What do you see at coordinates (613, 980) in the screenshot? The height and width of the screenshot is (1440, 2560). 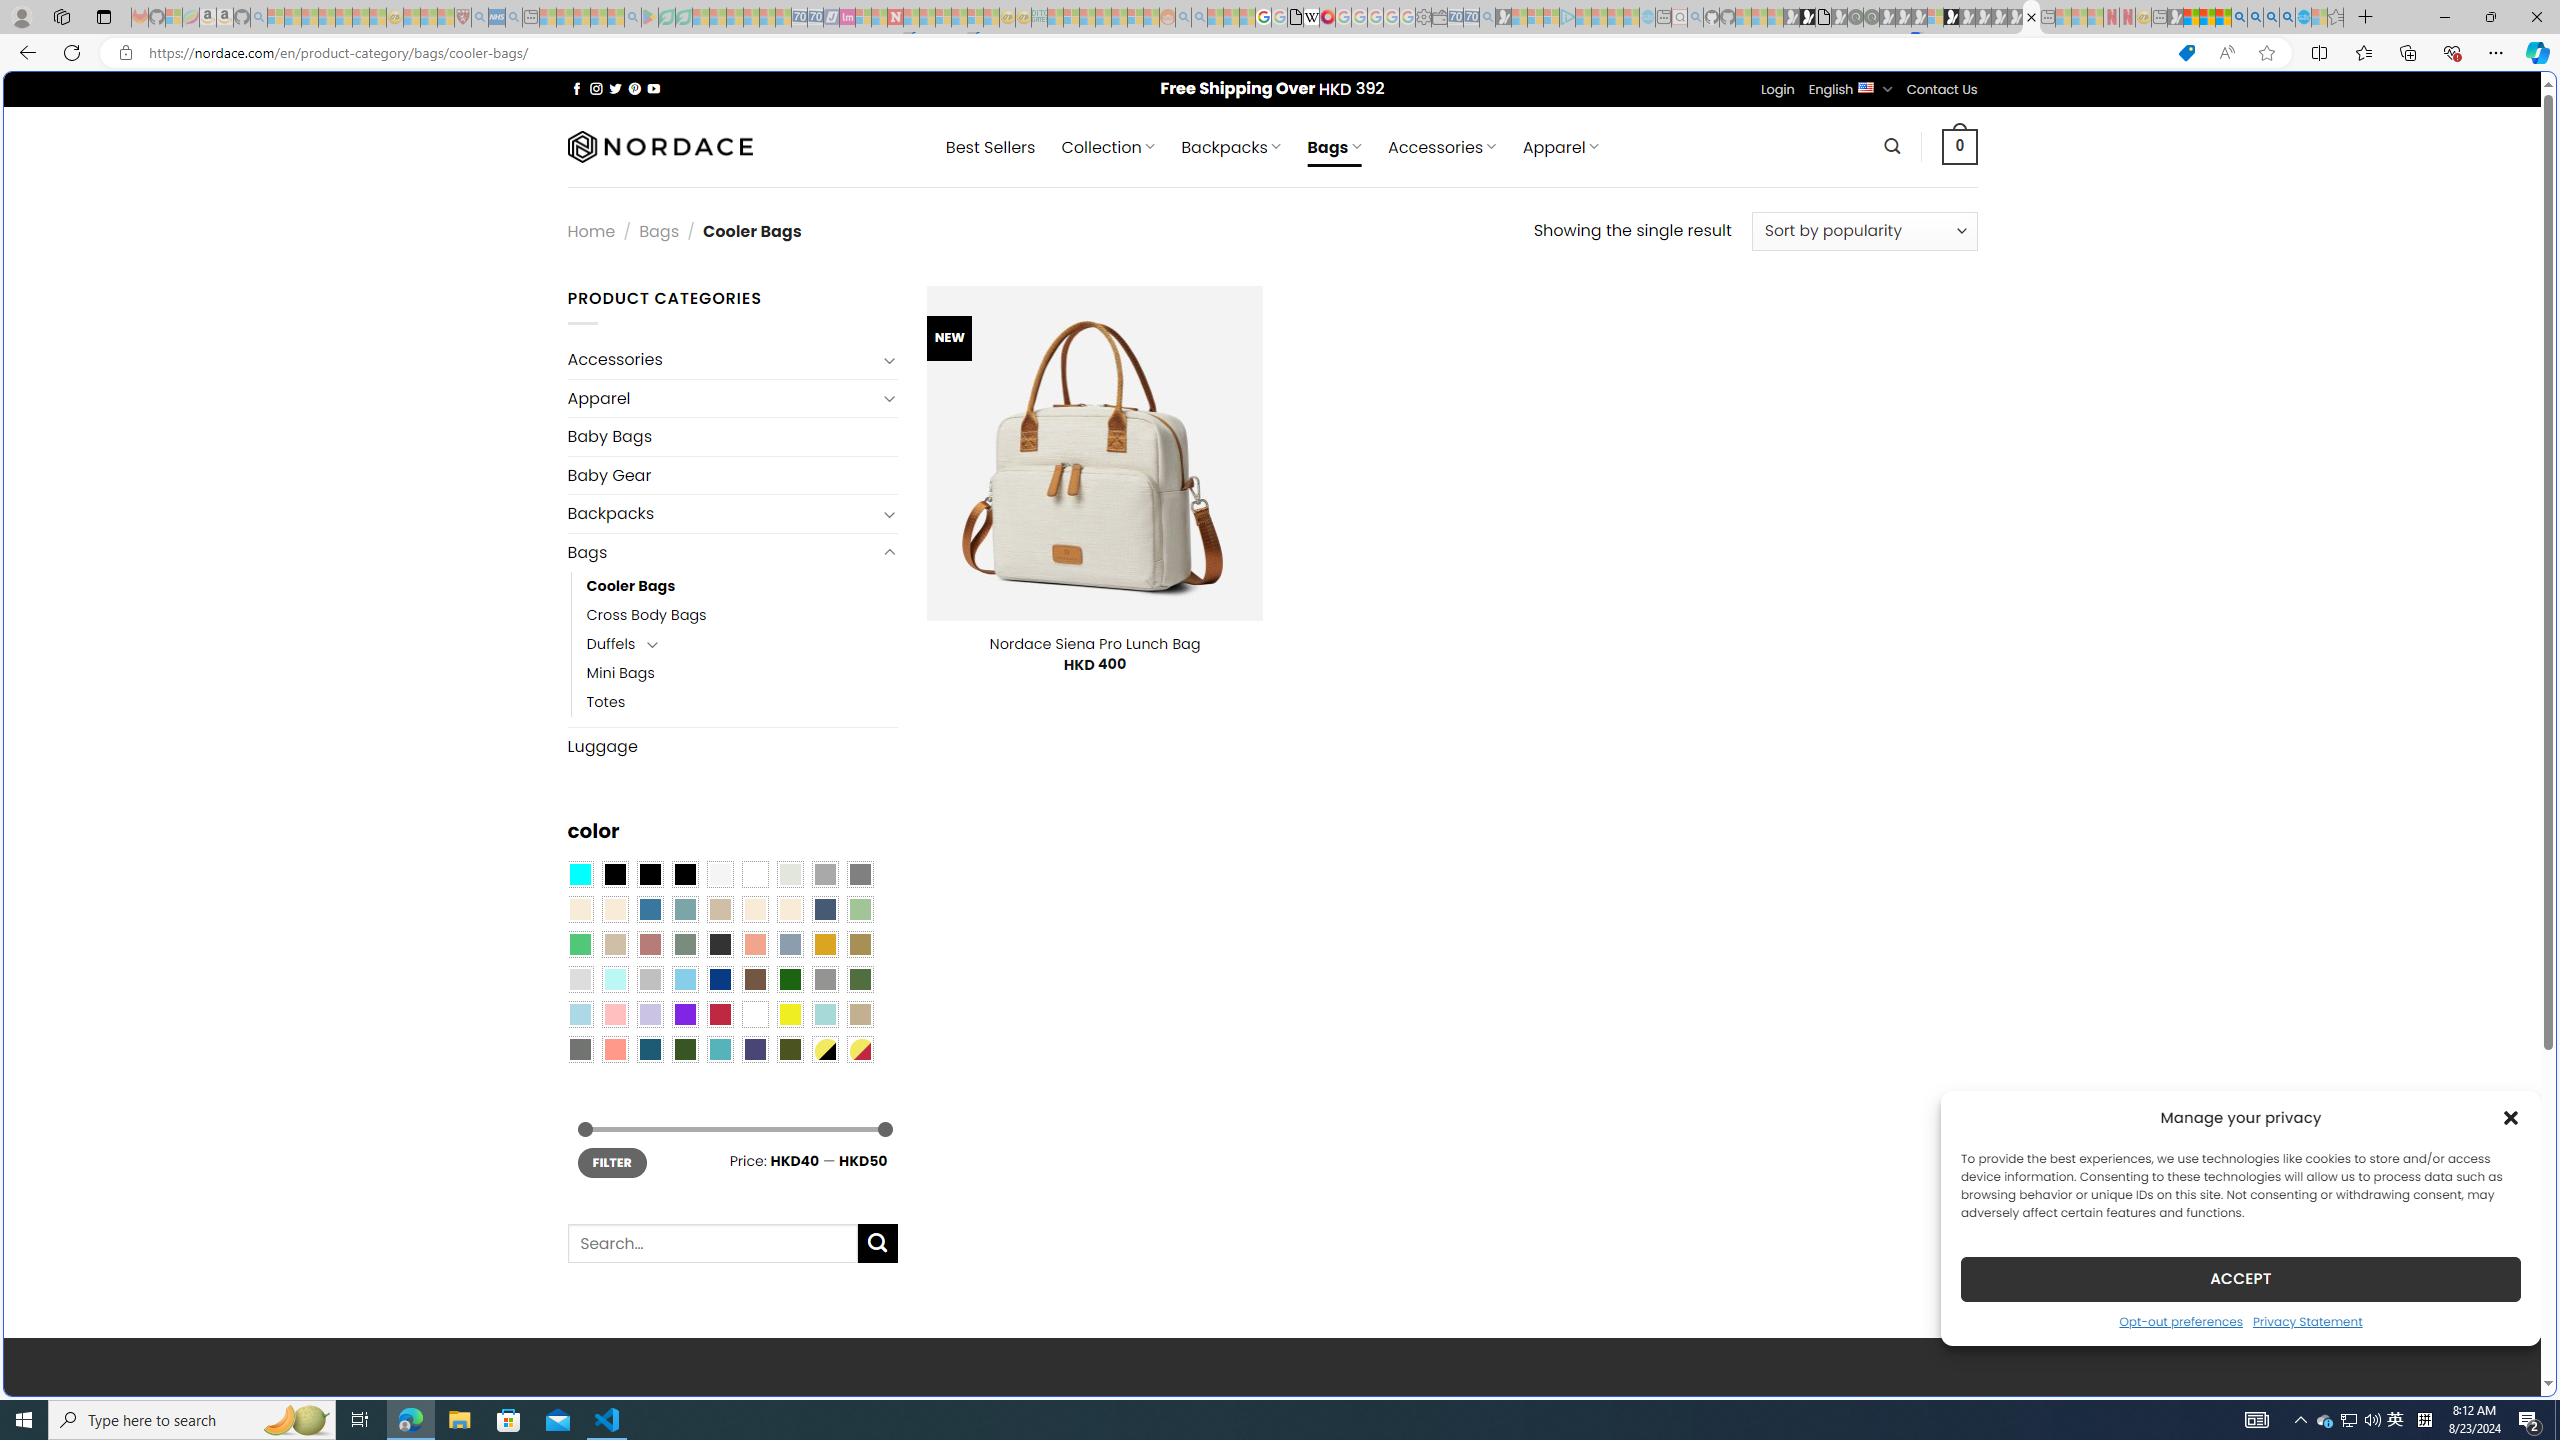 I see `'Mint'` at bounding box center [613, 980].